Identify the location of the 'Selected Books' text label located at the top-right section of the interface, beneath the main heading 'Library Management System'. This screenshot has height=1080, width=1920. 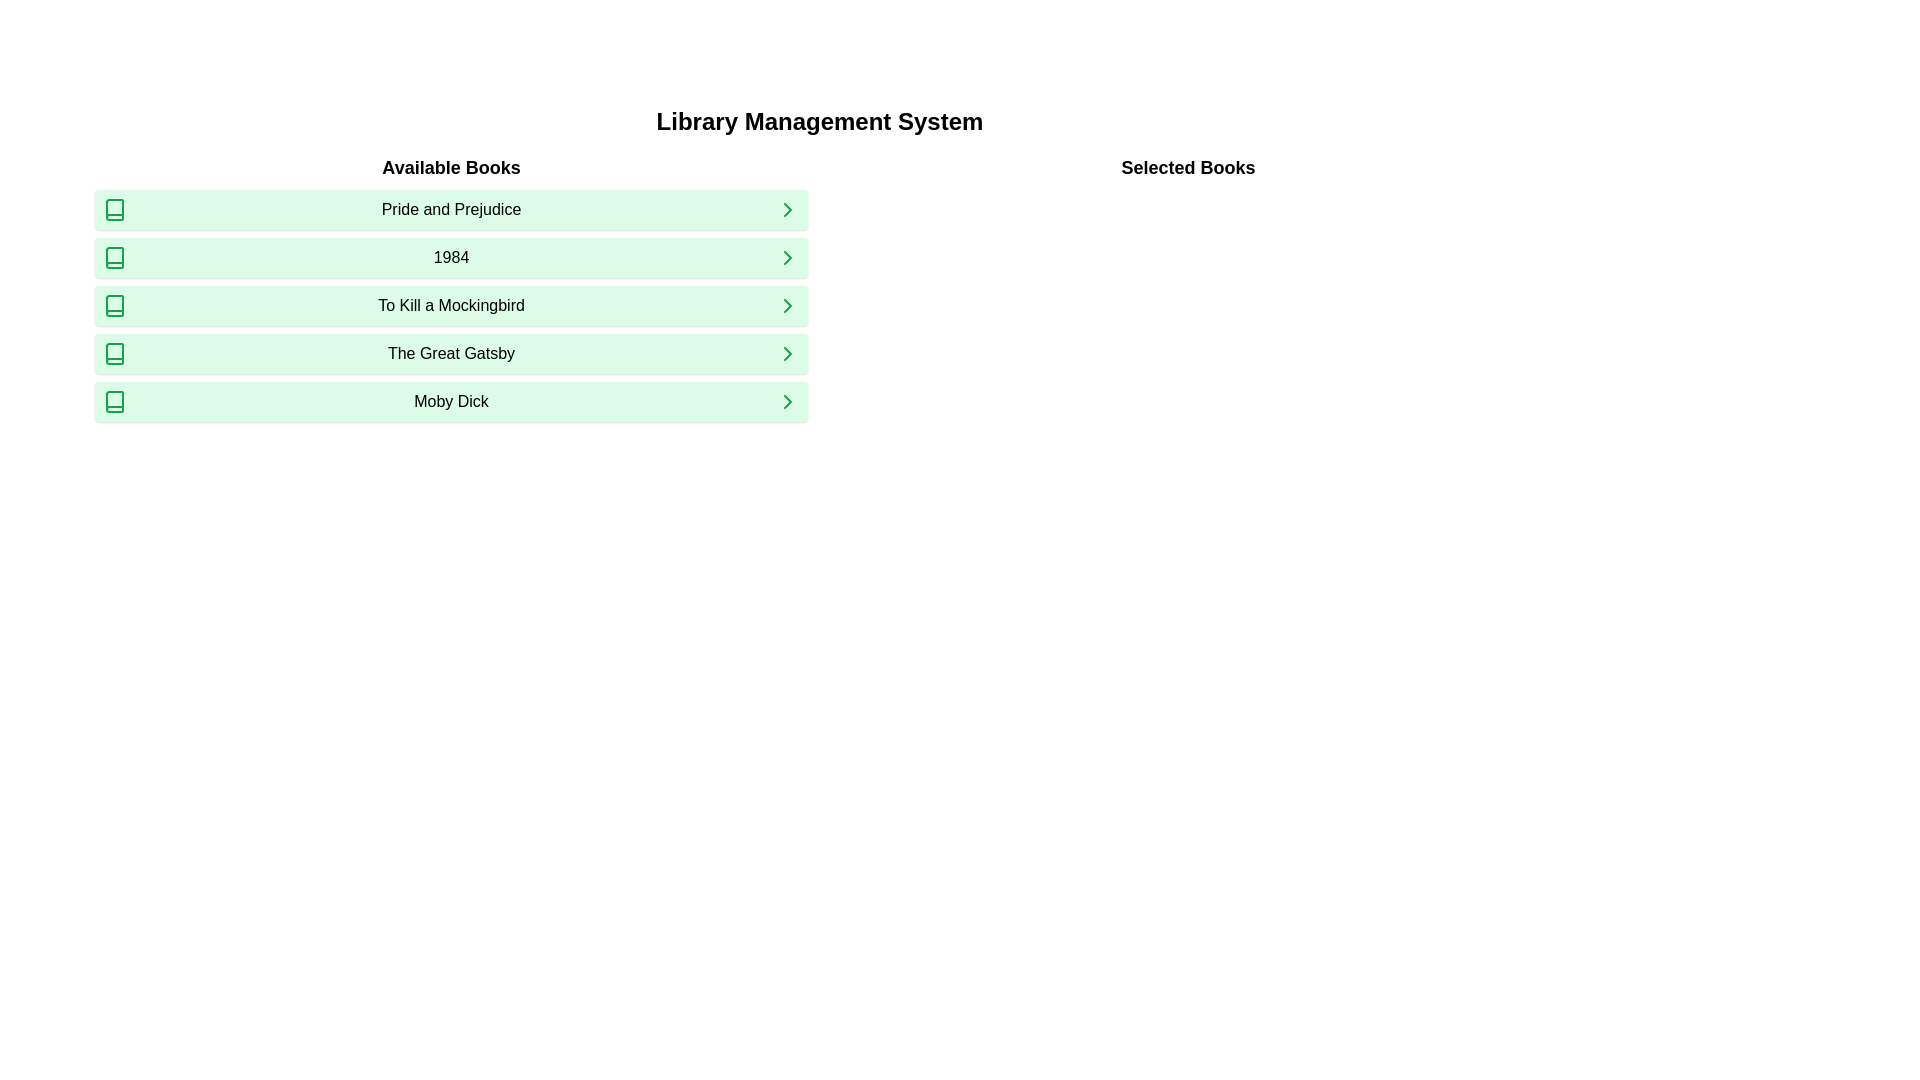
(1188, 167).